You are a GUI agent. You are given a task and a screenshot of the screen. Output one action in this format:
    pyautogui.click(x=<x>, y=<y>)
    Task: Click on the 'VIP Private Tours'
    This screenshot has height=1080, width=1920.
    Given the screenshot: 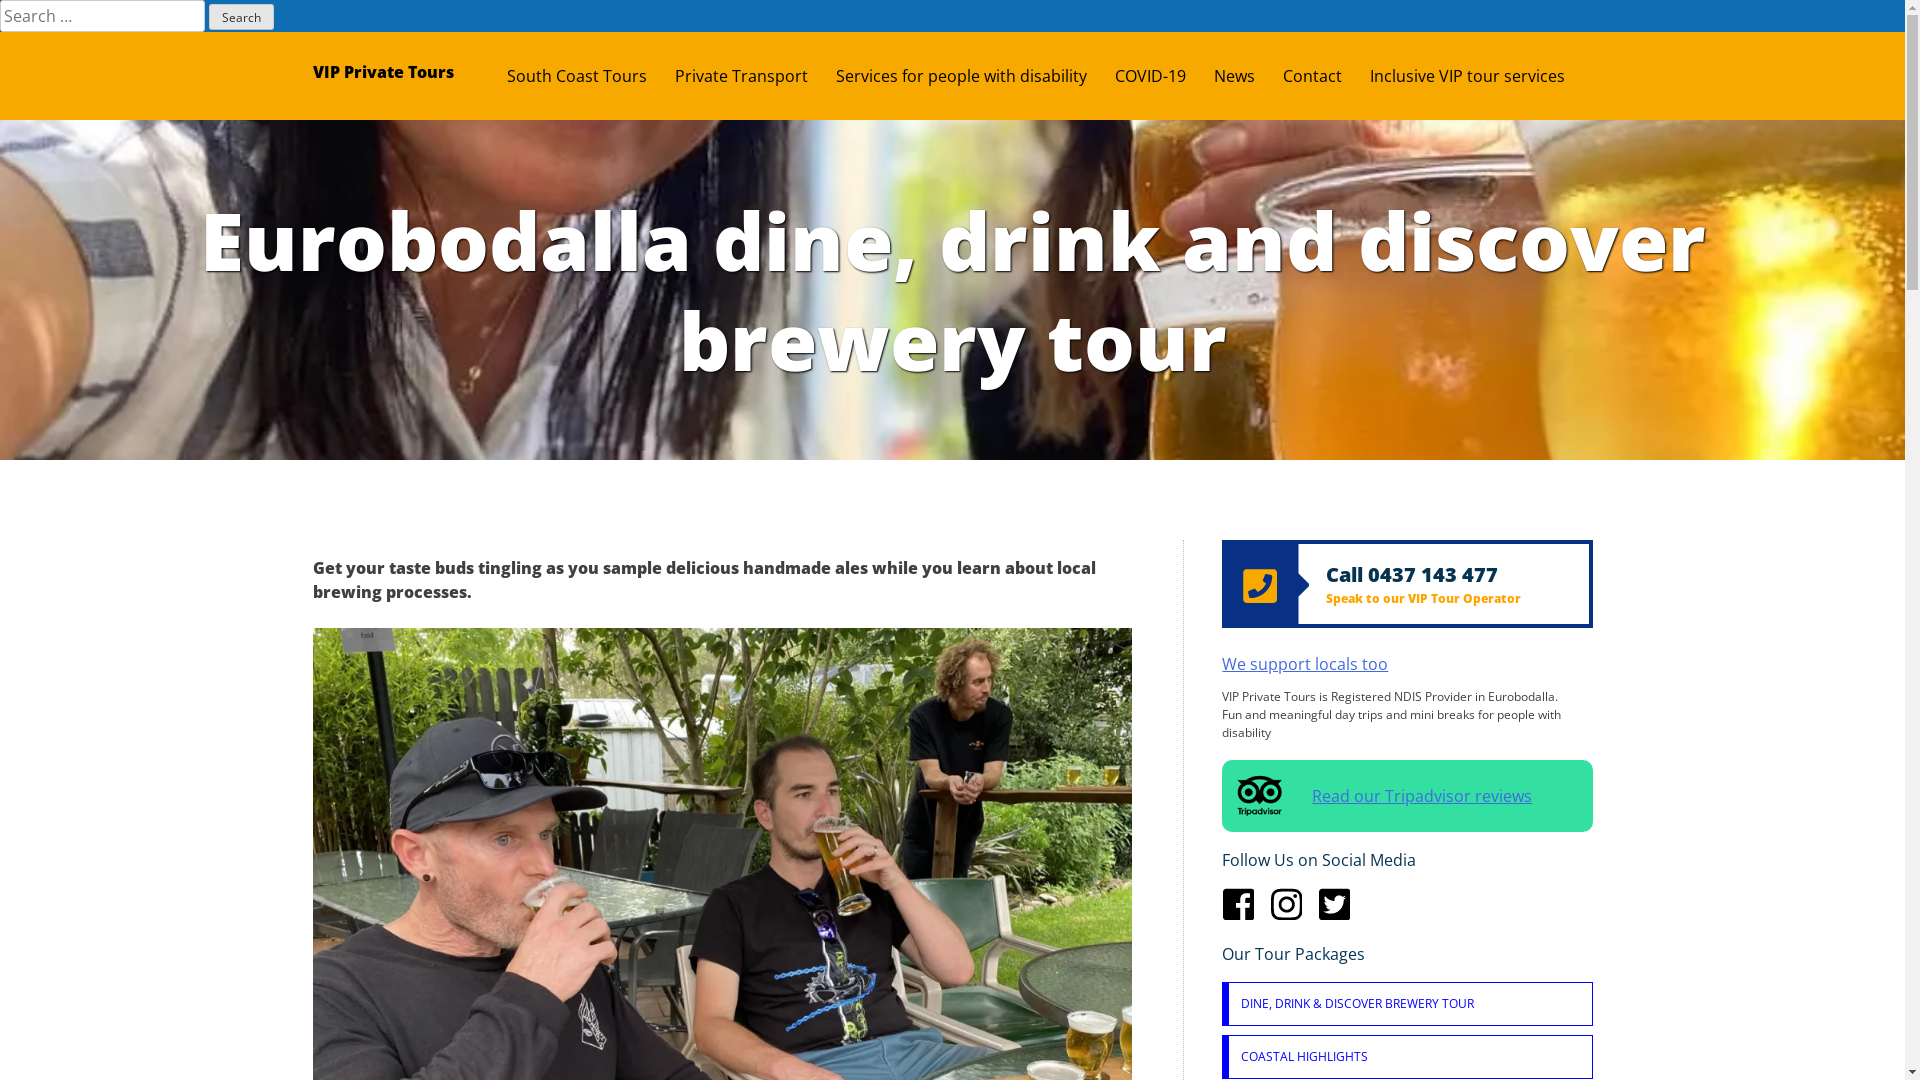 What is the action you would take?
    pyautogui.click(x=382, y=71)
    